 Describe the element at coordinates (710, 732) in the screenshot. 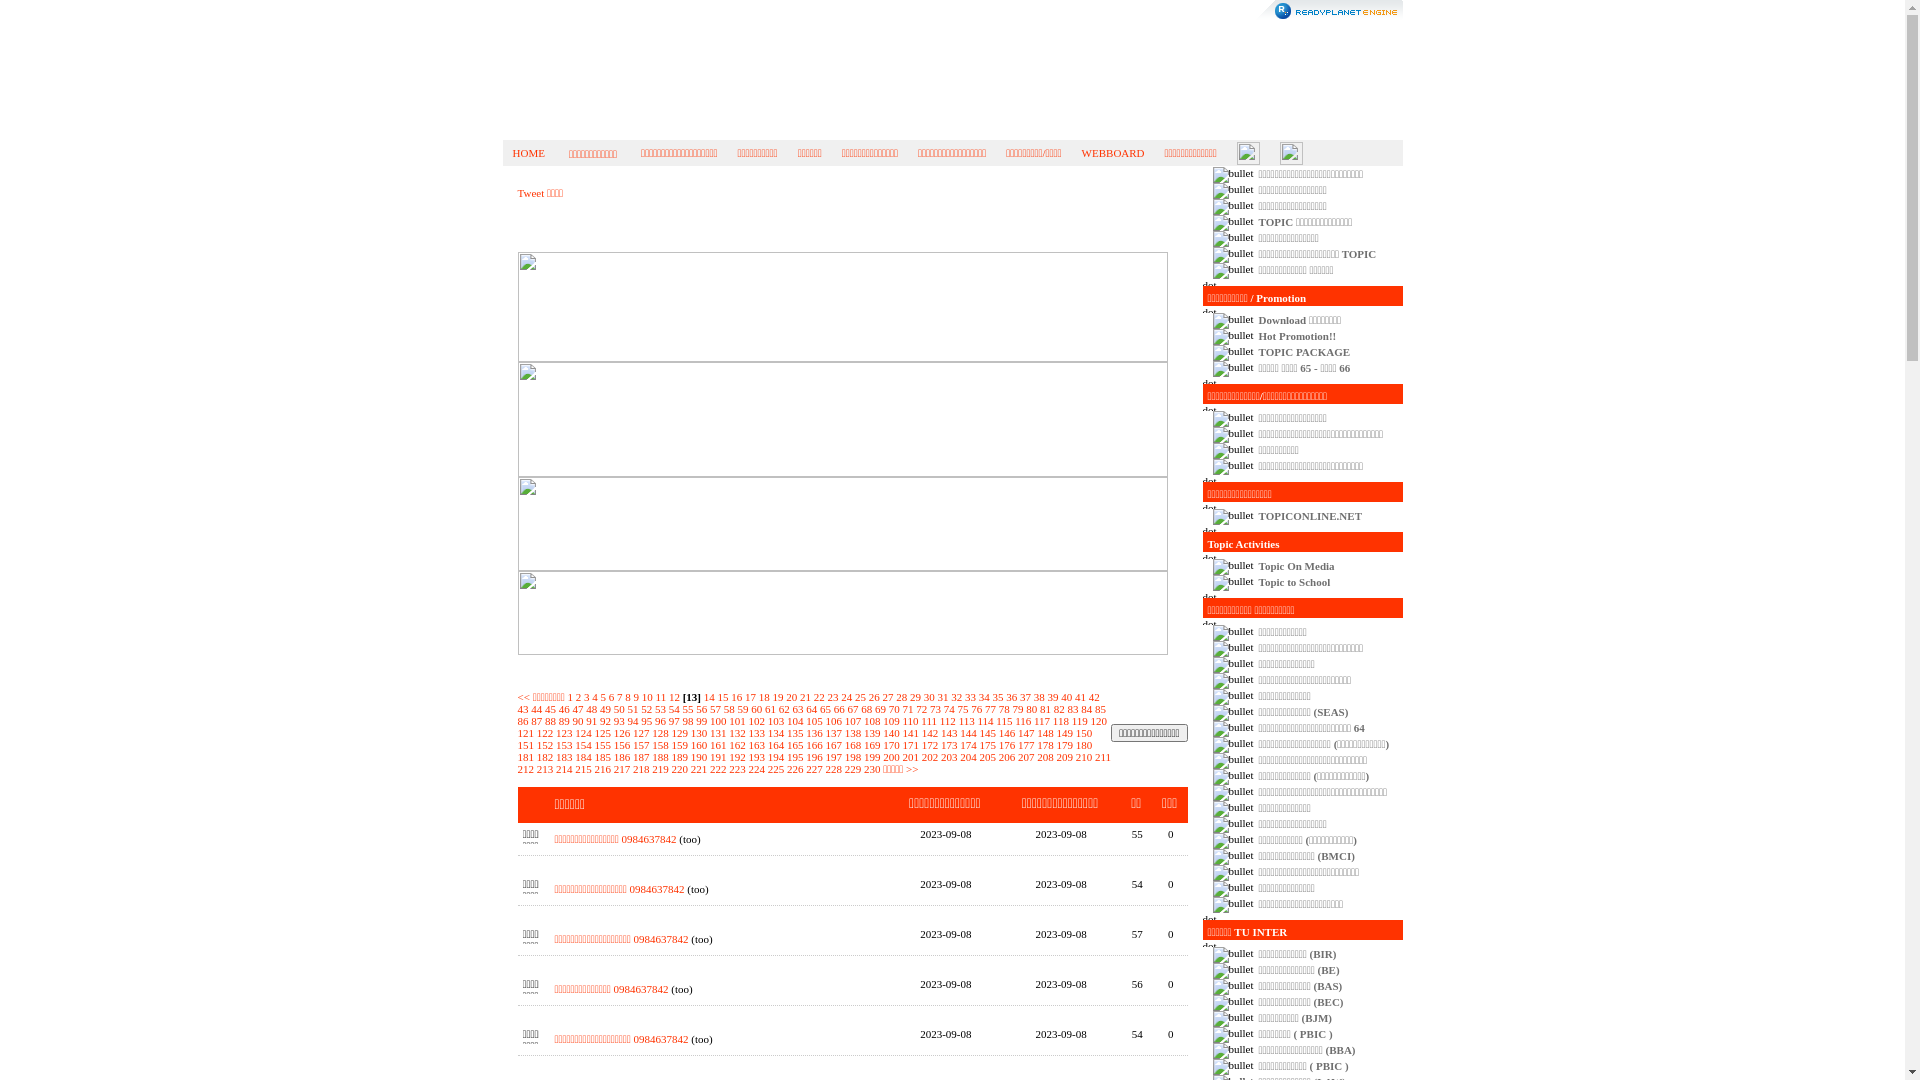

I see `'131'` at that location.